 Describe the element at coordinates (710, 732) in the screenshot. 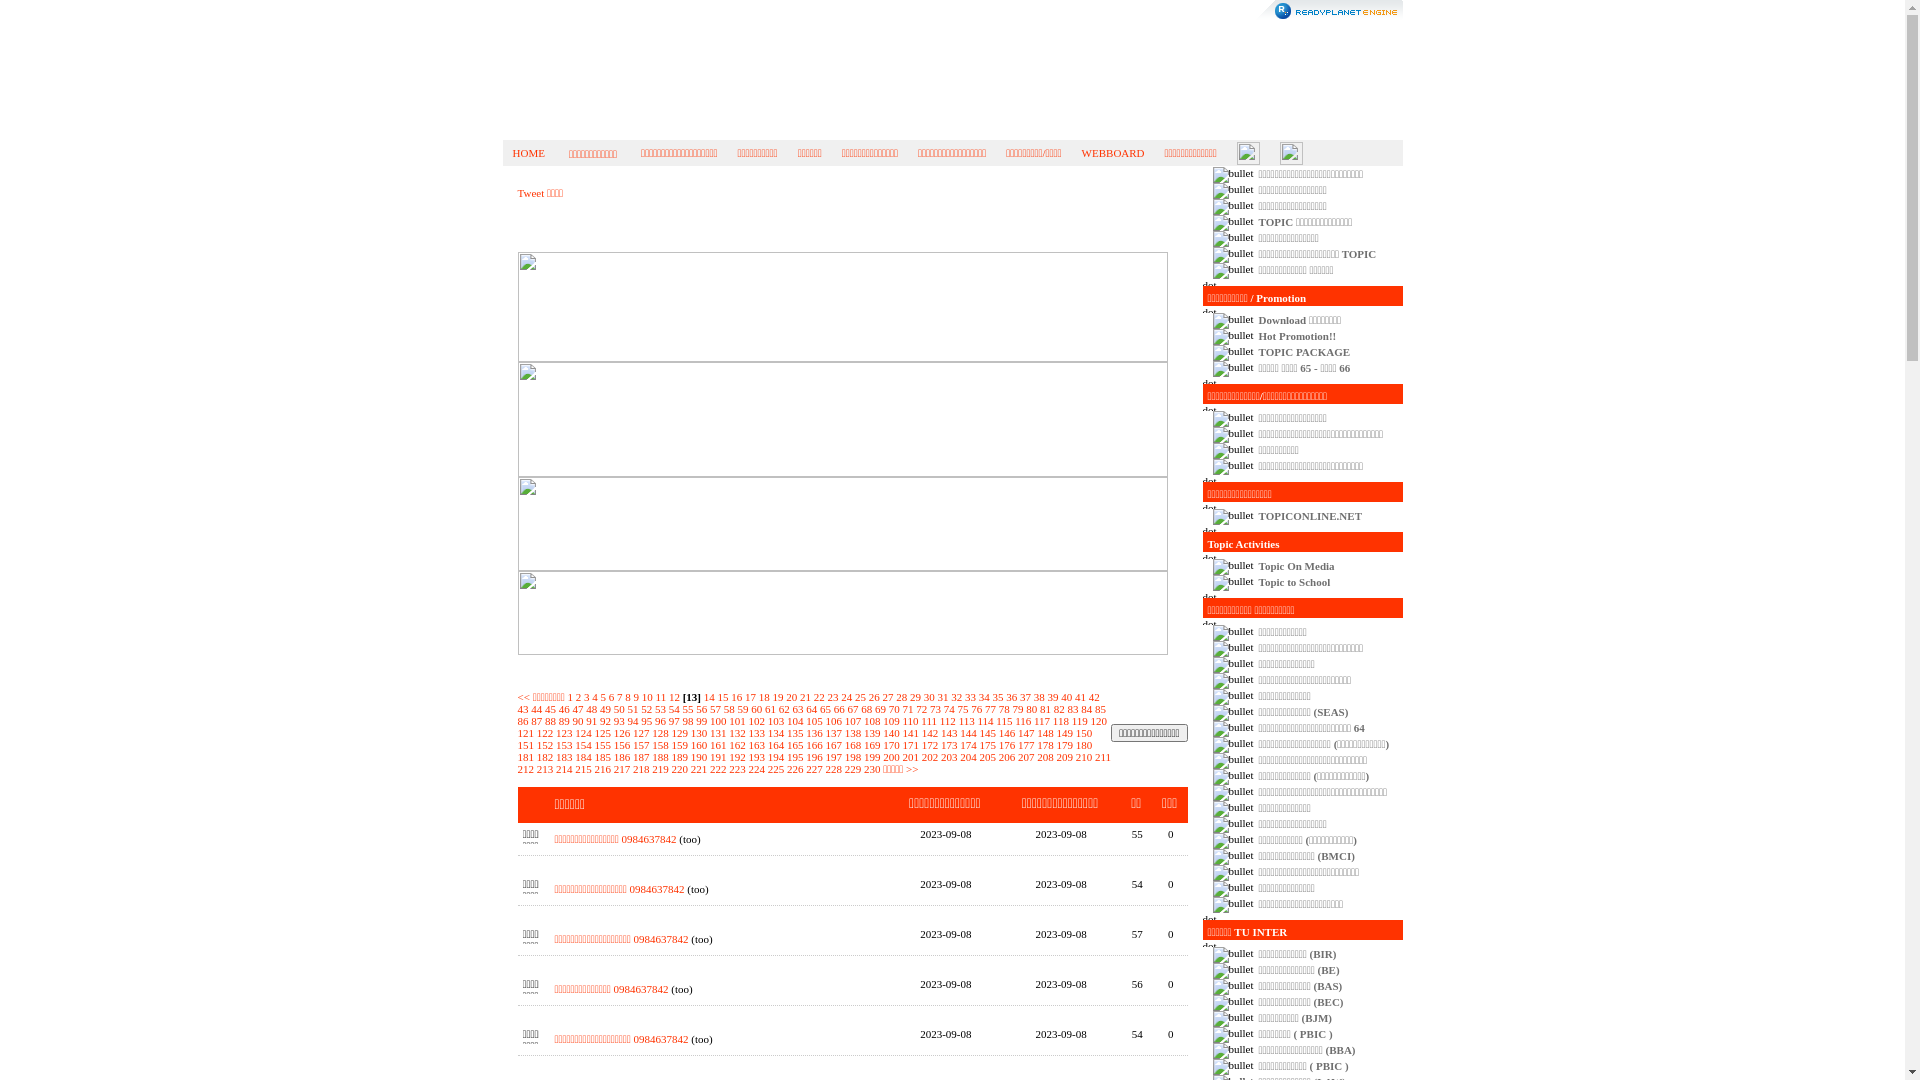

I see `'131'` at that location.